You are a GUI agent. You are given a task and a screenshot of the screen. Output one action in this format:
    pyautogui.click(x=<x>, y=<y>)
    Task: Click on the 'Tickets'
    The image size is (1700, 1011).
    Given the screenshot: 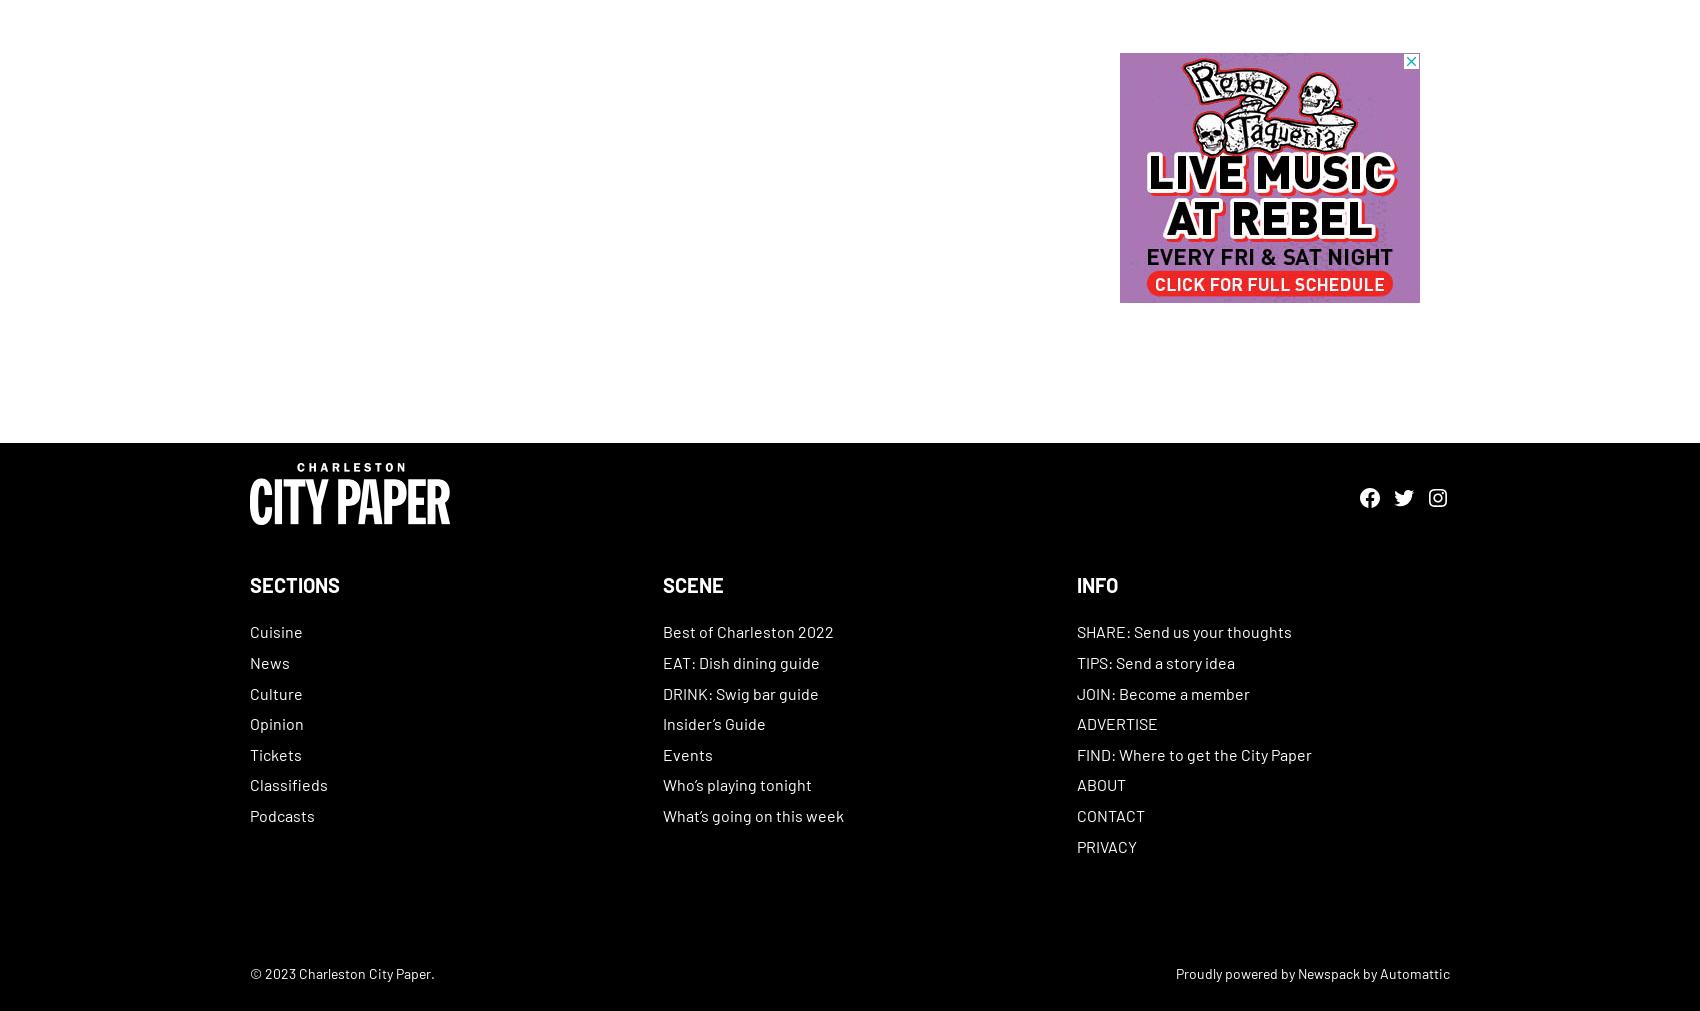 What is the action you would take?
    pyautogui.click(x=276, y=752)
    